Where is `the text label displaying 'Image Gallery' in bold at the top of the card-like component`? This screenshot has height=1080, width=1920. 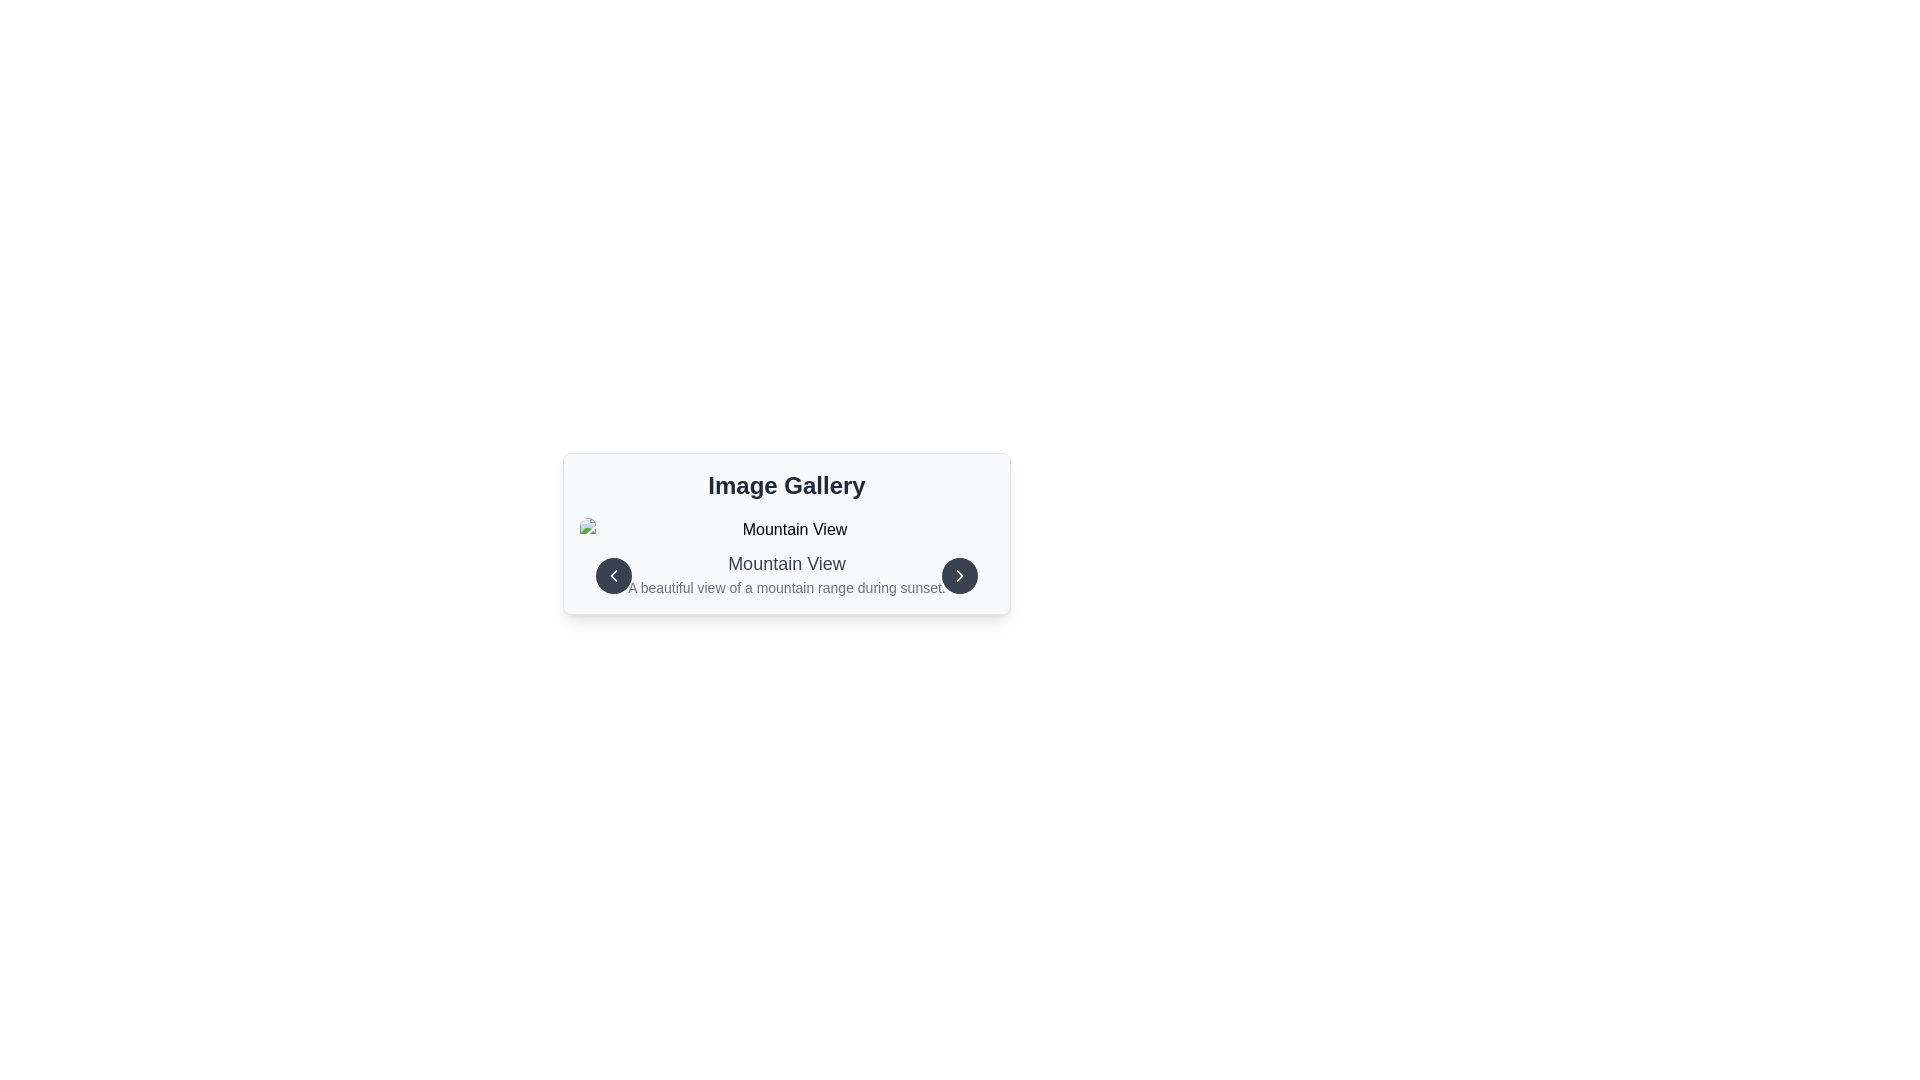
the text label displaying 'Image Gallery' in bold at the top of the card-like component is located at coordinates (786, 486).